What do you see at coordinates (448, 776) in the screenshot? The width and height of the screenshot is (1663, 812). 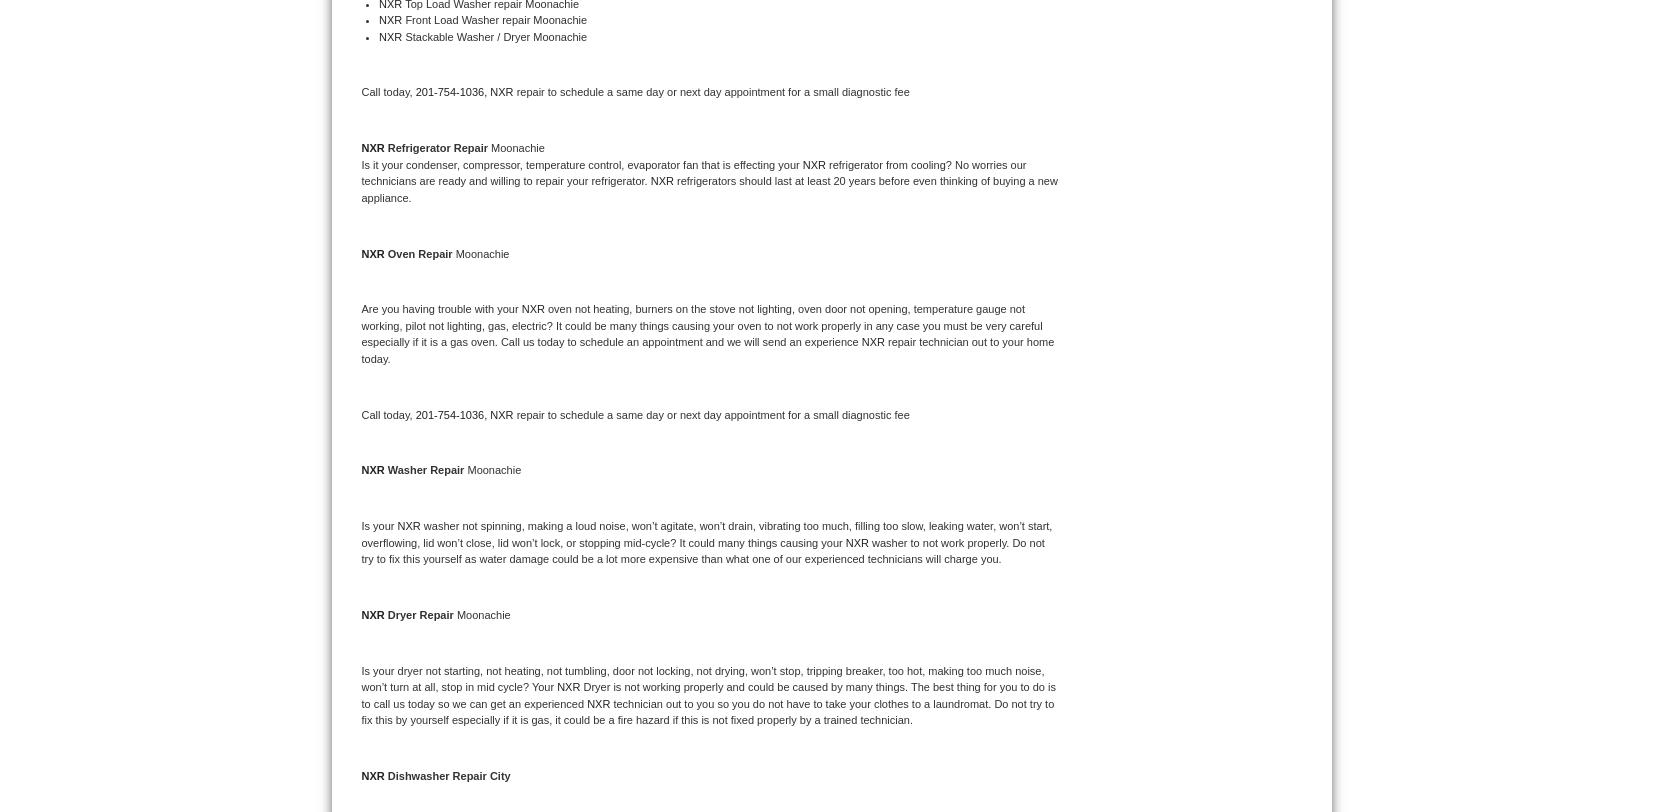 I see `'Dishwasher Repair City'` at bounding box center [448, 776].